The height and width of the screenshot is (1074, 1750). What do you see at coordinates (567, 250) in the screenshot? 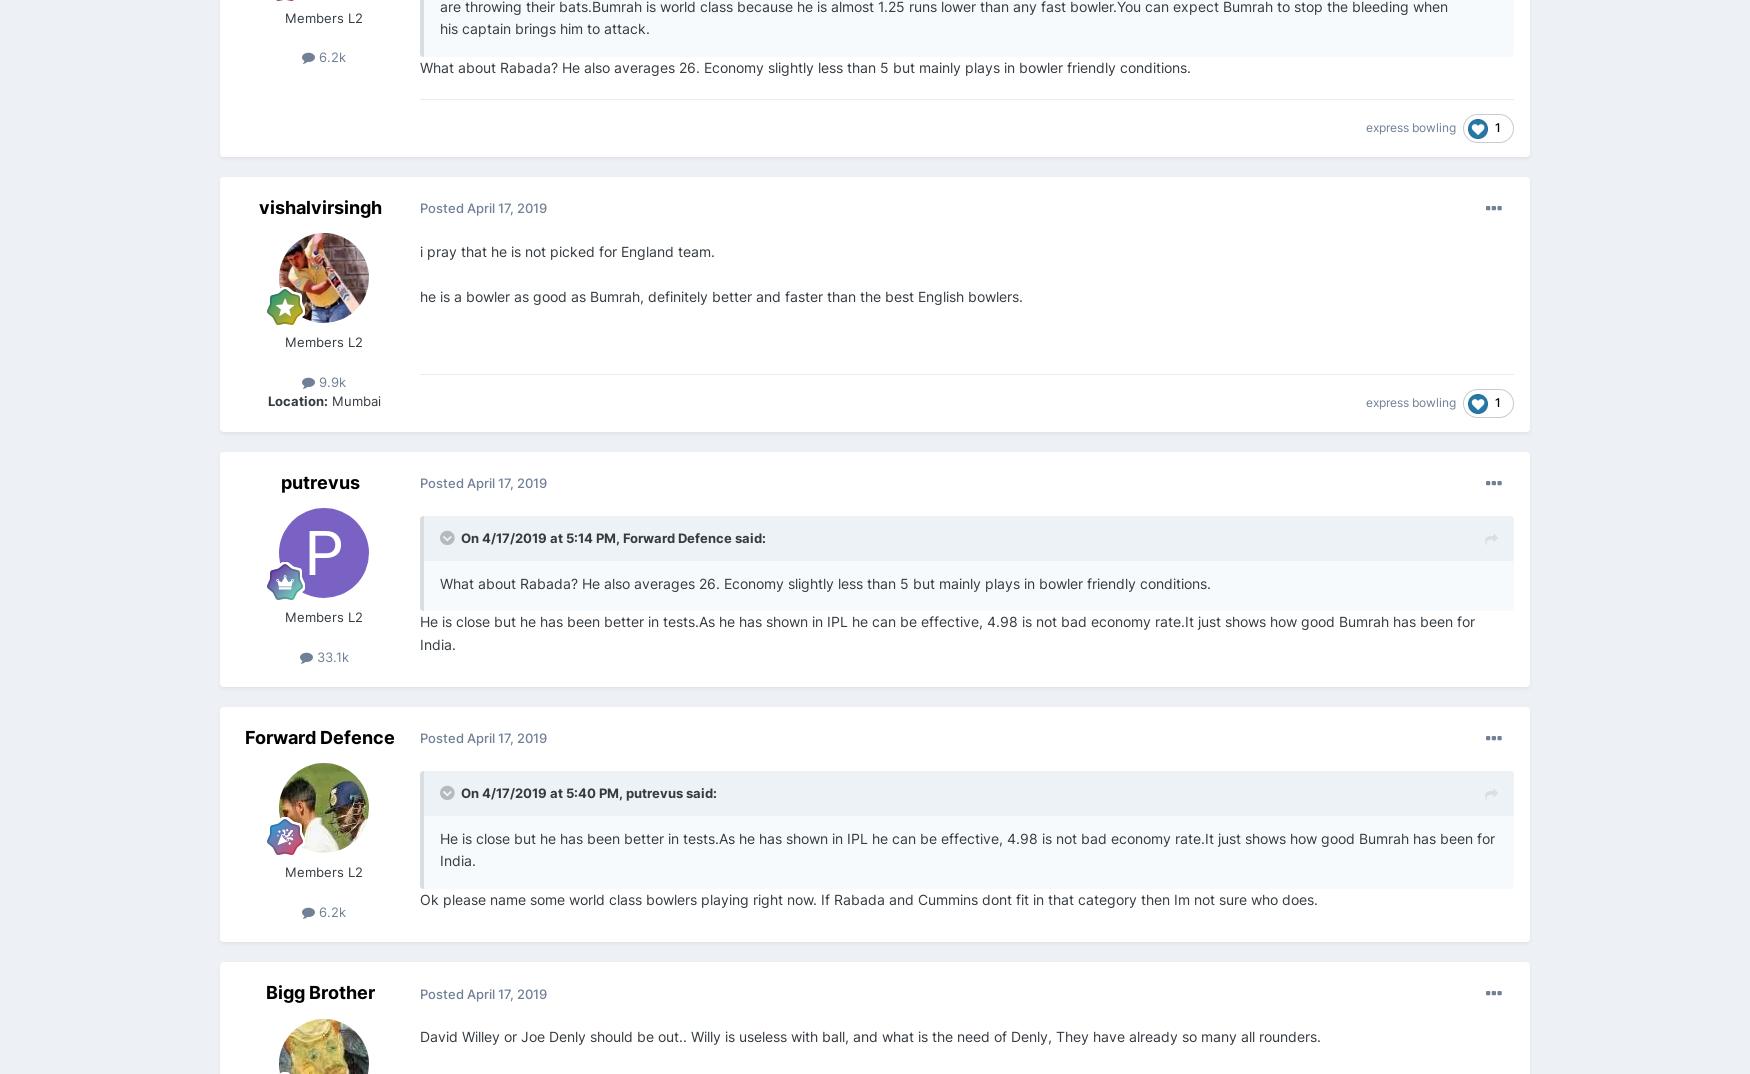
I see `'i pray that he is not picked for England team.'` at bounding box center [567, 250].